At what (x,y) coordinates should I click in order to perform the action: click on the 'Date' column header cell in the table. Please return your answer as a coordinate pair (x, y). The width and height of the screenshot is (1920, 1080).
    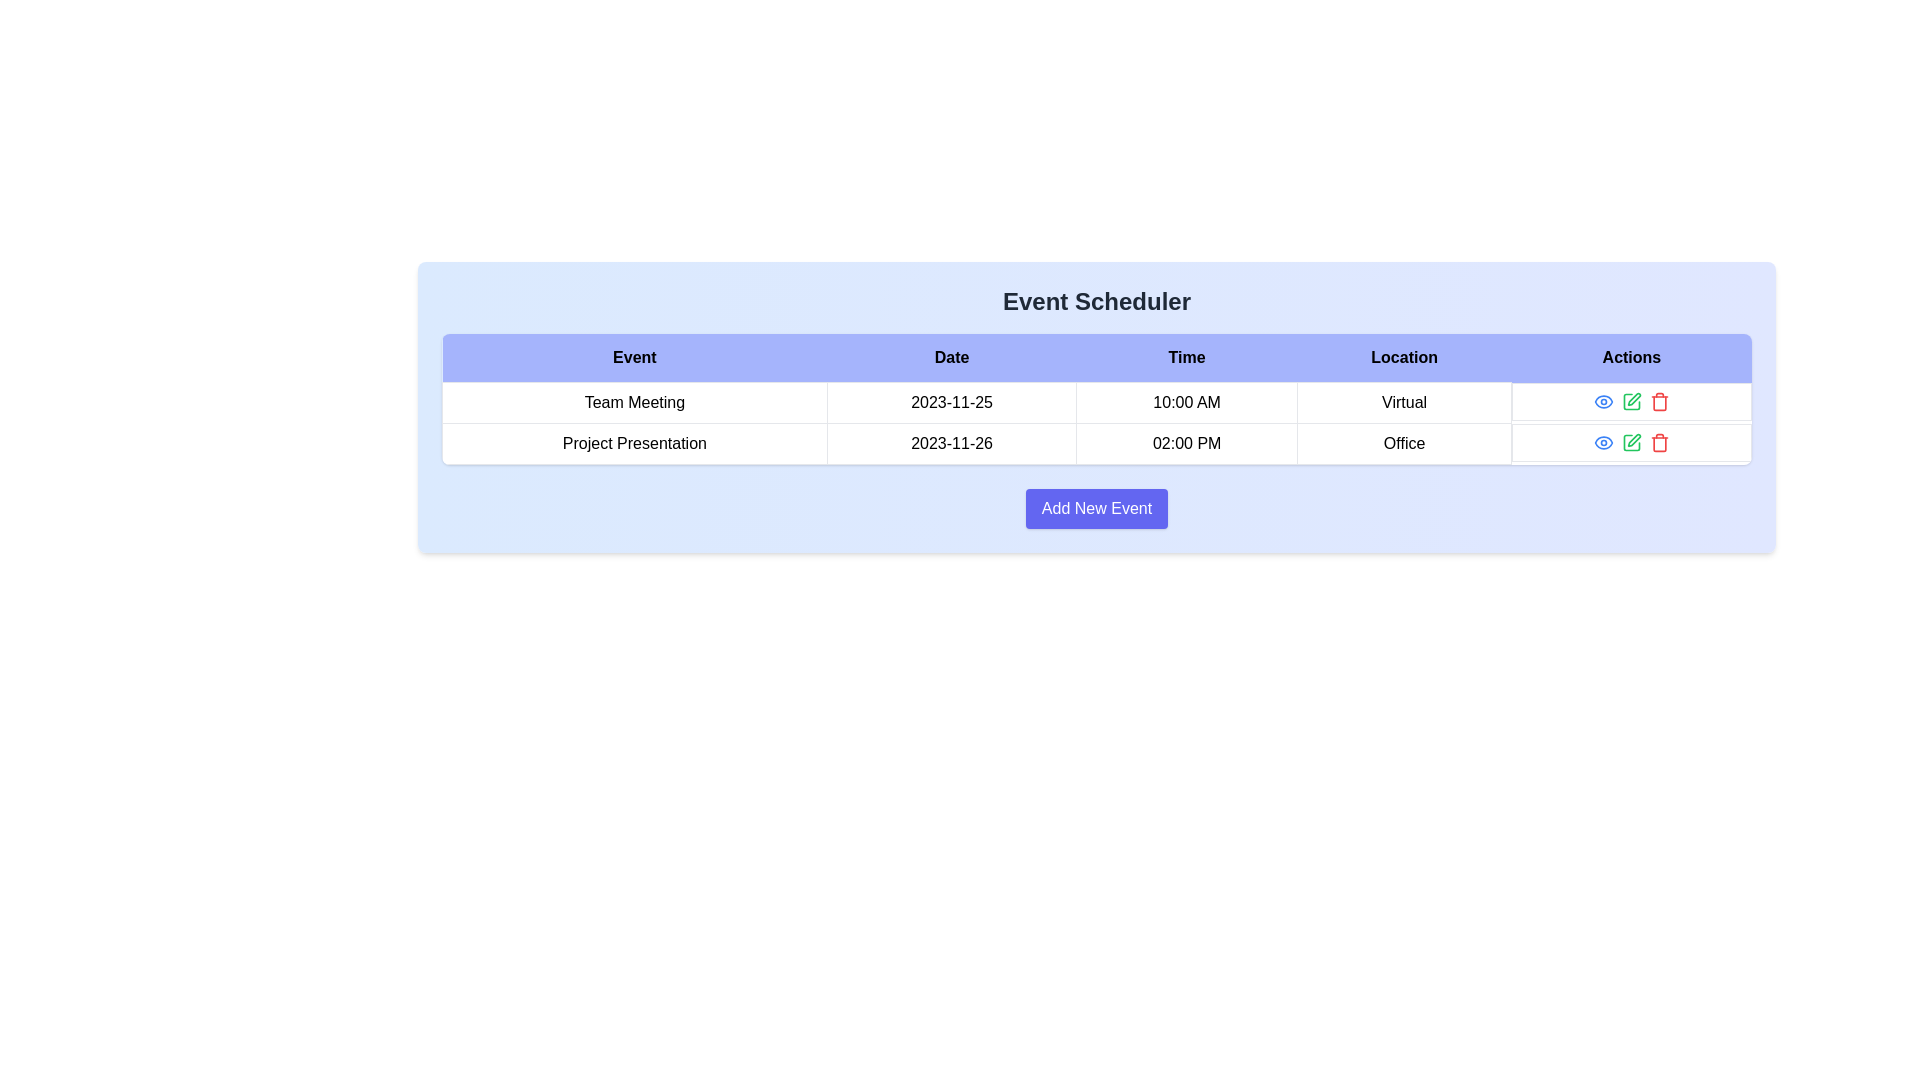
    Looking at the image, I should click on (951, 357).